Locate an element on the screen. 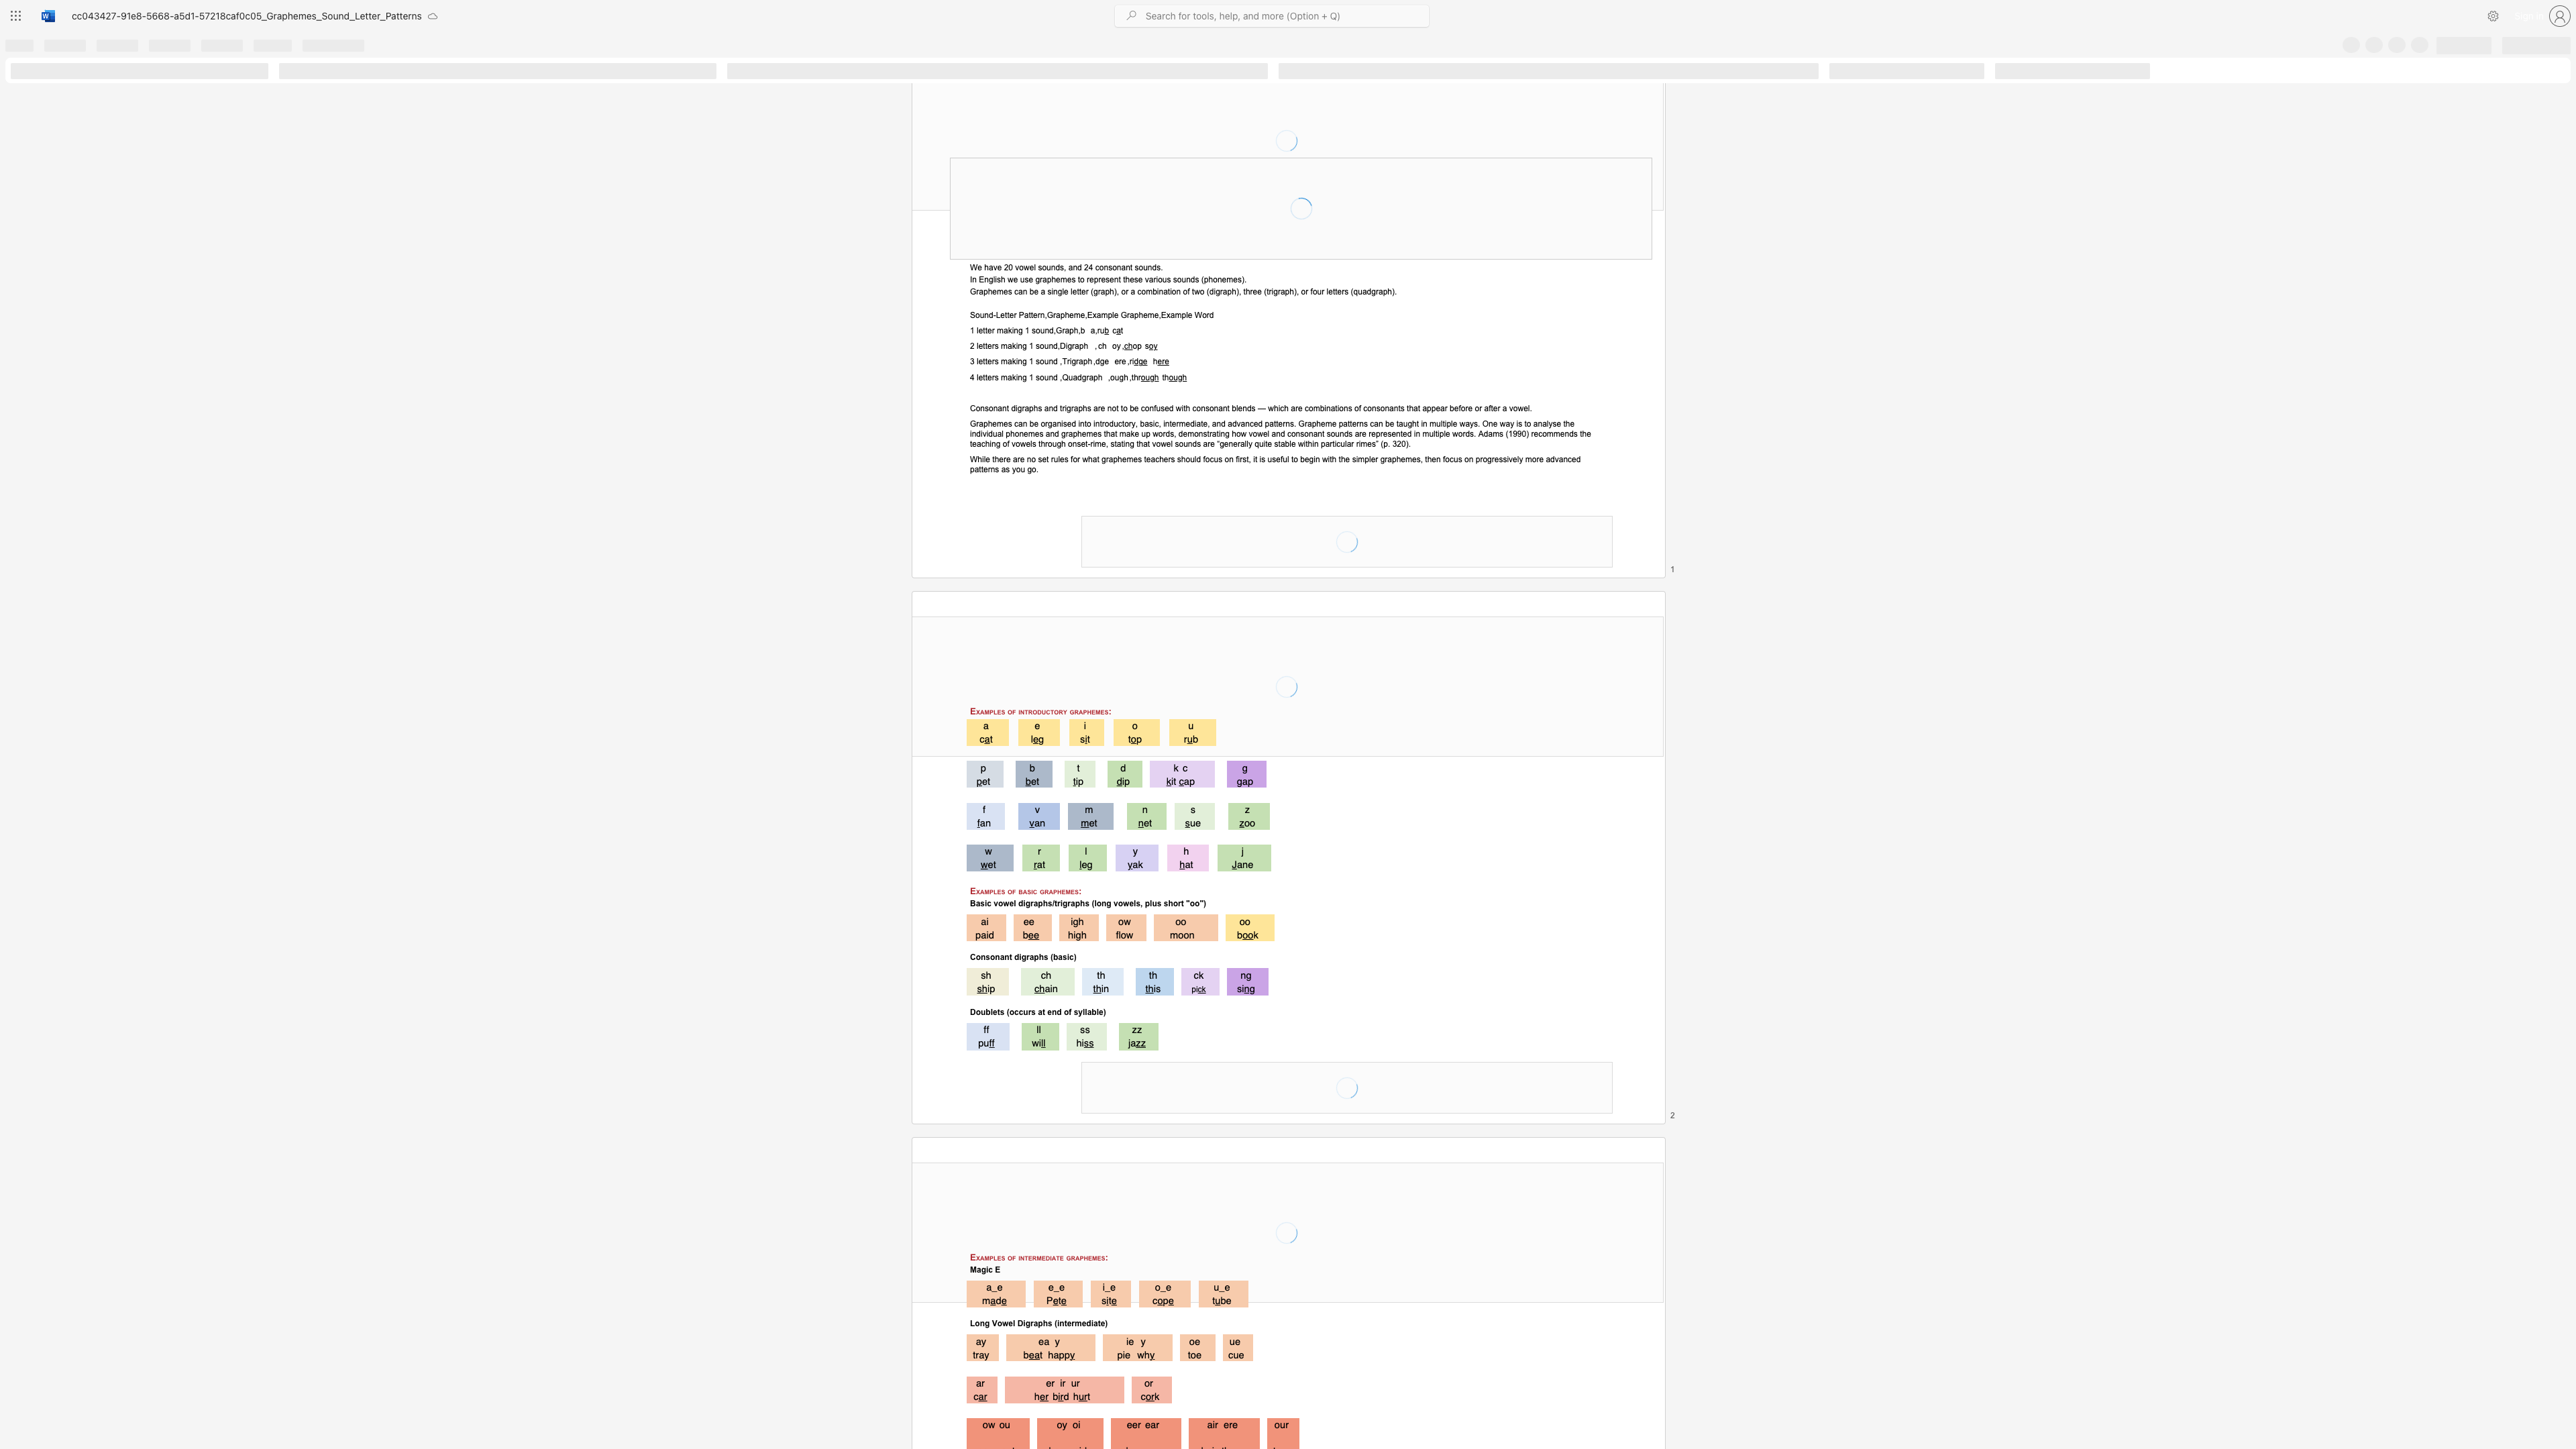 The width and height of the screenshot is (2576, 1449). the space between the continuous character "b" and "e" in the text is located at coordinates (1033, 290).